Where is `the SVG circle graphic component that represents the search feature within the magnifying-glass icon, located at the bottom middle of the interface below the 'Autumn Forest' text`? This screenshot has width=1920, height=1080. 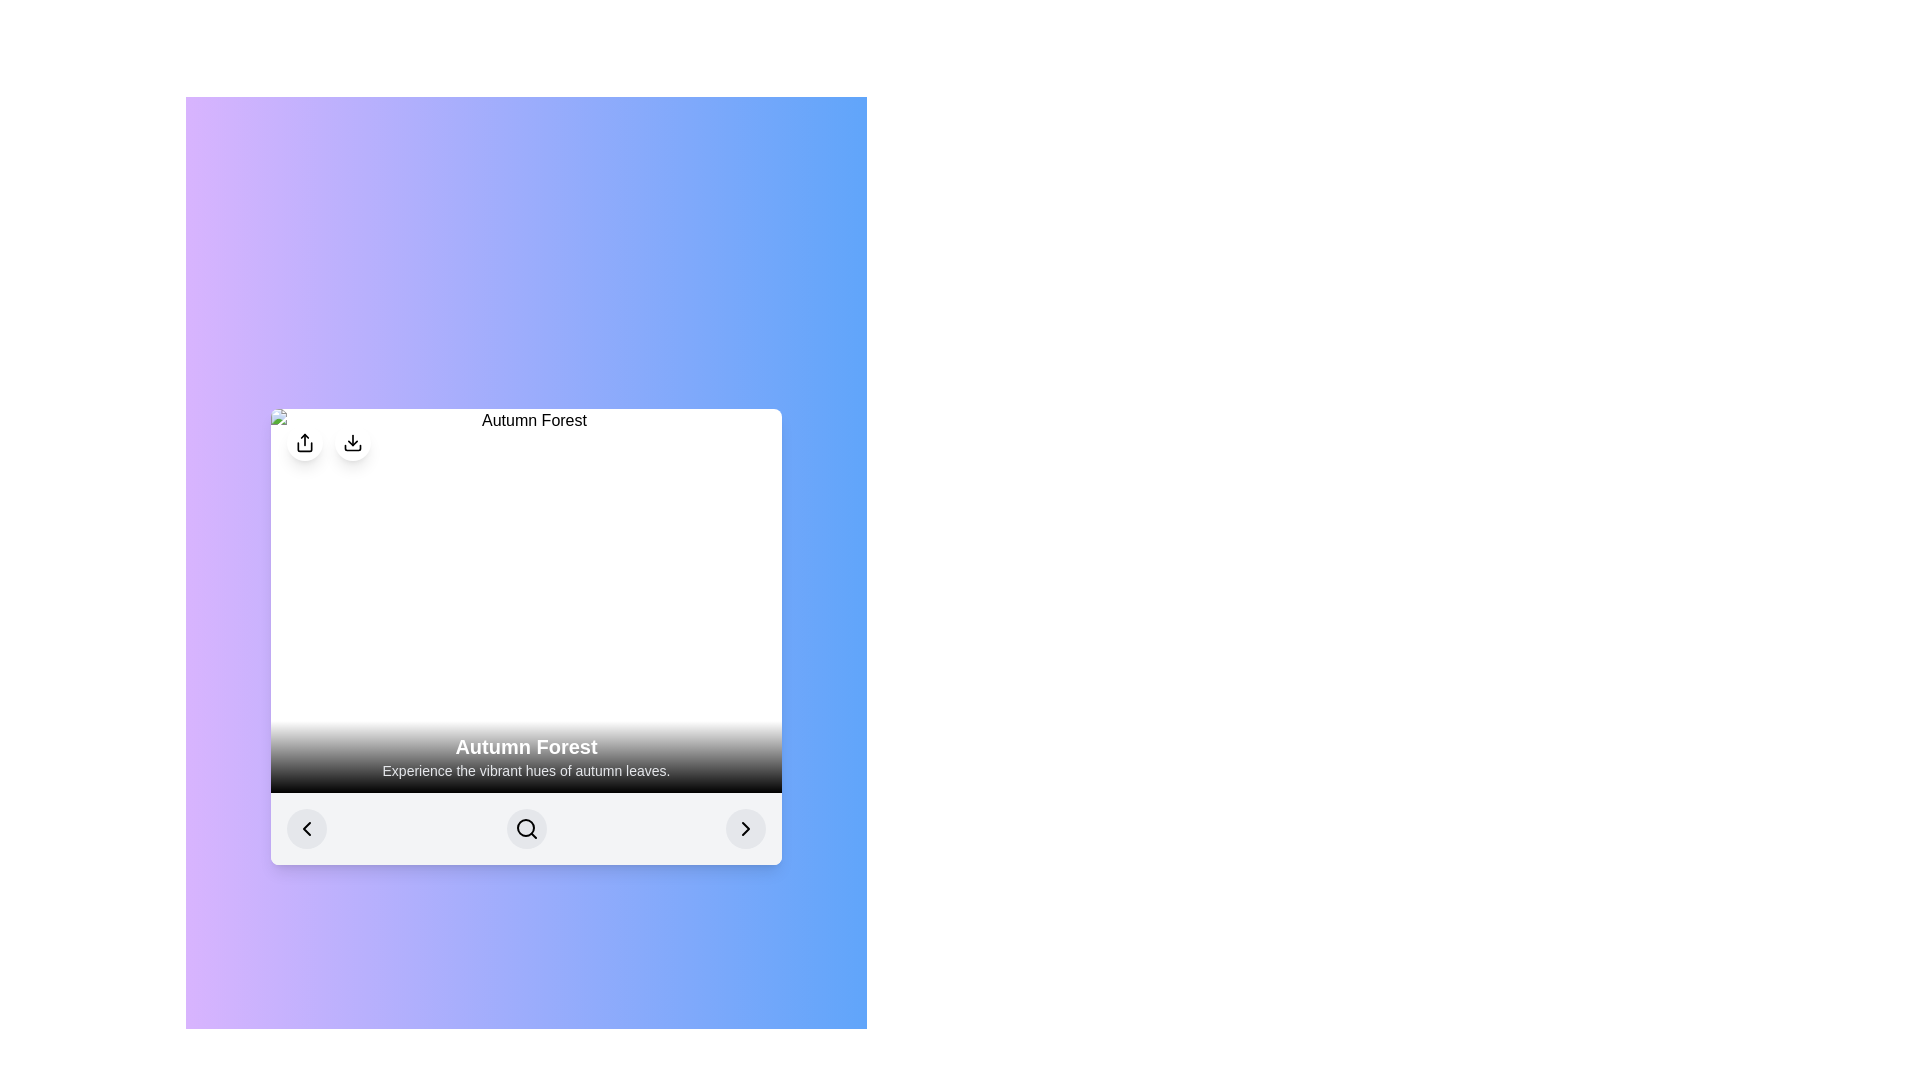
the SVG circle graphic component that represents the search feature within the magnifying-glass icon, located at the bottom middle of the interface below the 'Autumn Forest' text is located at coordinates (525, 828).